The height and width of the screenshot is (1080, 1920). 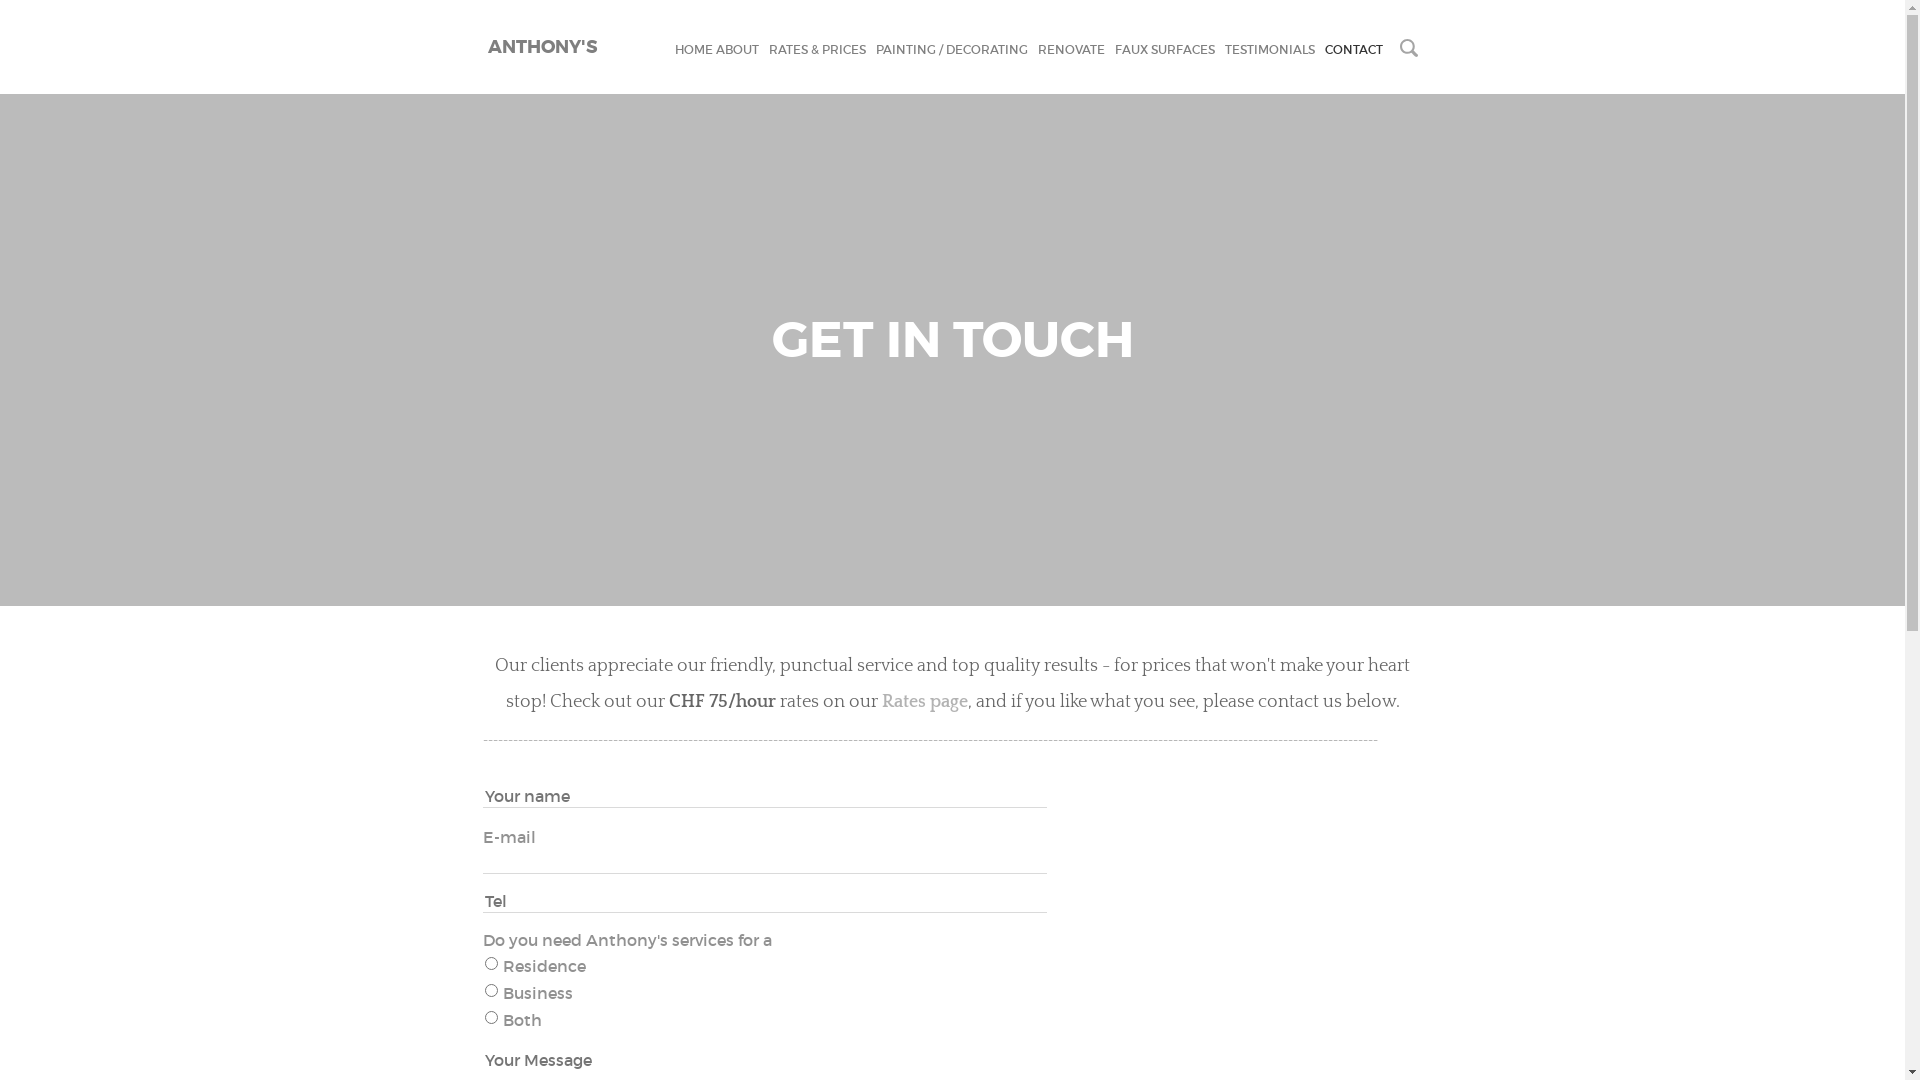 I want to click on 'RATES & PRICES', so click(x=767, y=48).